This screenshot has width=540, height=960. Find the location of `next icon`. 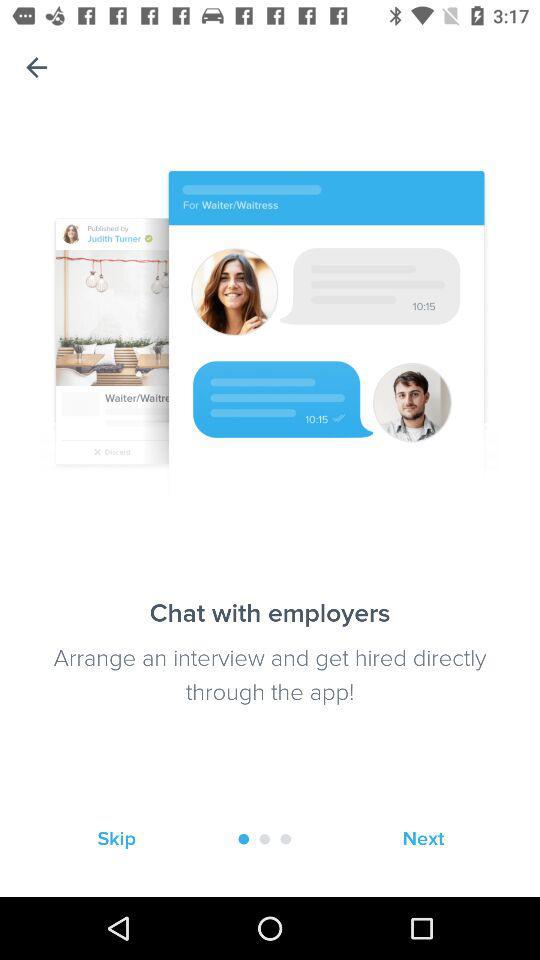

next icon is located at coordinates (422, 839).